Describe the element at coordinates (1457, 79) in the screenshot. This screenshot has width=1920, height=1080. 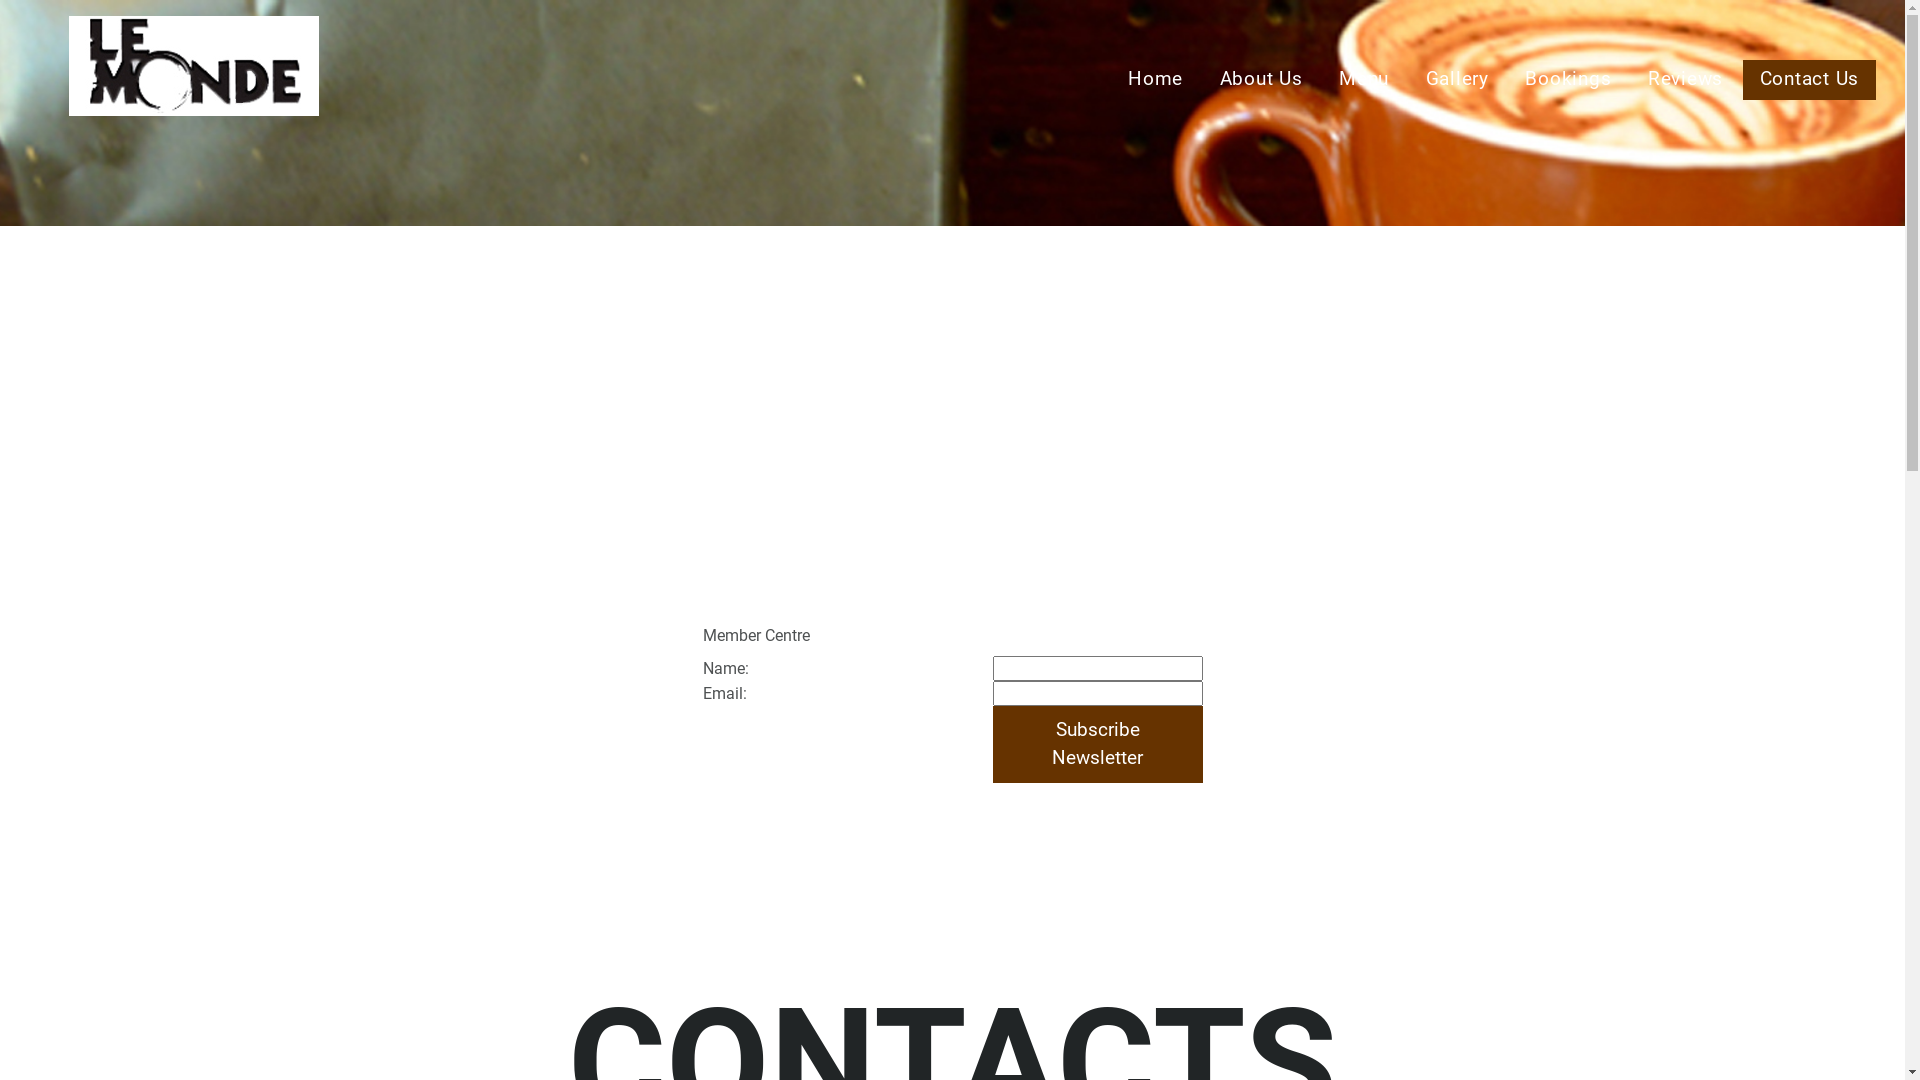
I see `'Gallery'` at that location.